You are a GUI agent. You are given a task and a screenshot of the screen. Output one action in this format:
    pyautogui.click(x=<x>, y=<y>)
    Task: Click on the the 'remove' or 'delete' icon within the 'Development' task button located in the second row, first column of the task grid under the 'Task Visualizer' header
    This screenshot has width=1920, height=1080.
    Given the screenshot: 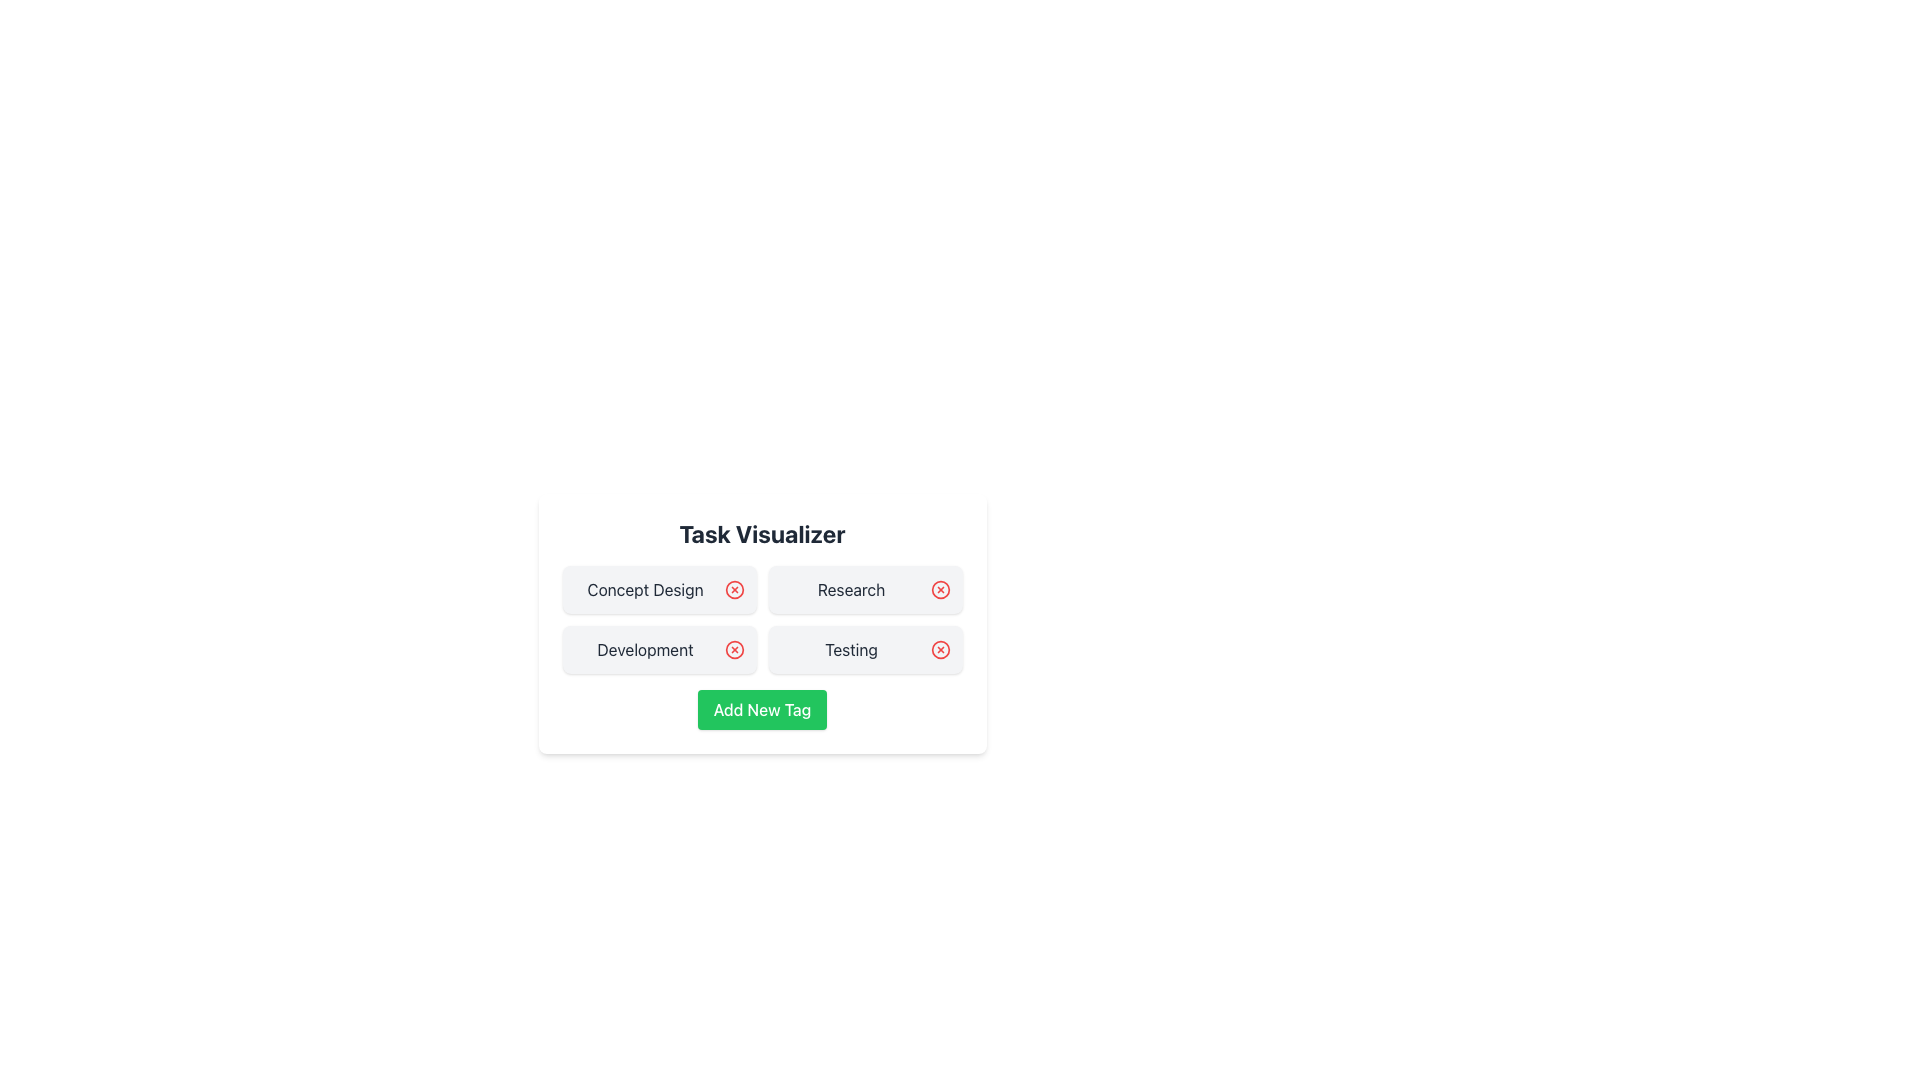 What is the action you would take?
    pyautogui.click(x=733, y=650)
    